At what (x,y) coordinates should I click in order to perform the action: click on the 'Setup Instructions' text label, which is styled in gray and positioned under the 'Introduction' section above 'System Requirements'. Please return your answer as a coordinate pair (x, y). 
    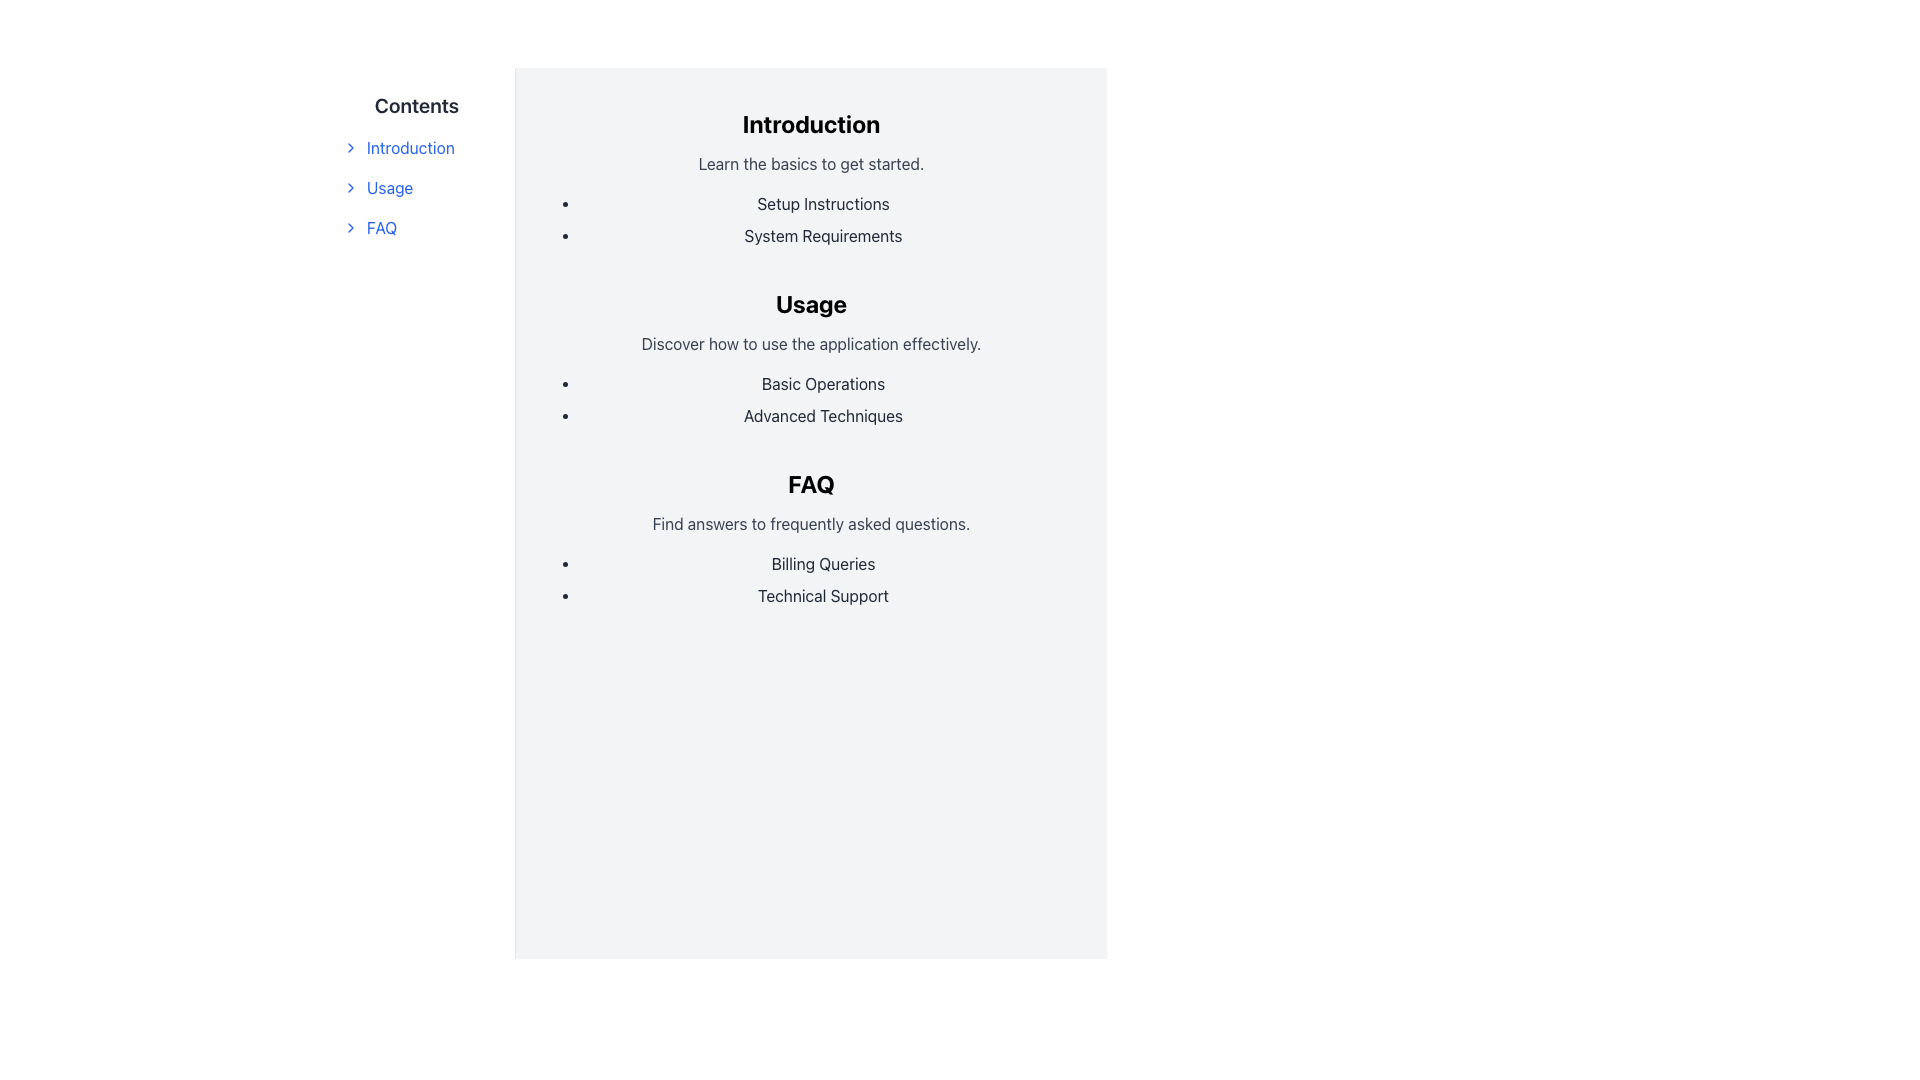
    Looking at the image, I should click on (823, 204).